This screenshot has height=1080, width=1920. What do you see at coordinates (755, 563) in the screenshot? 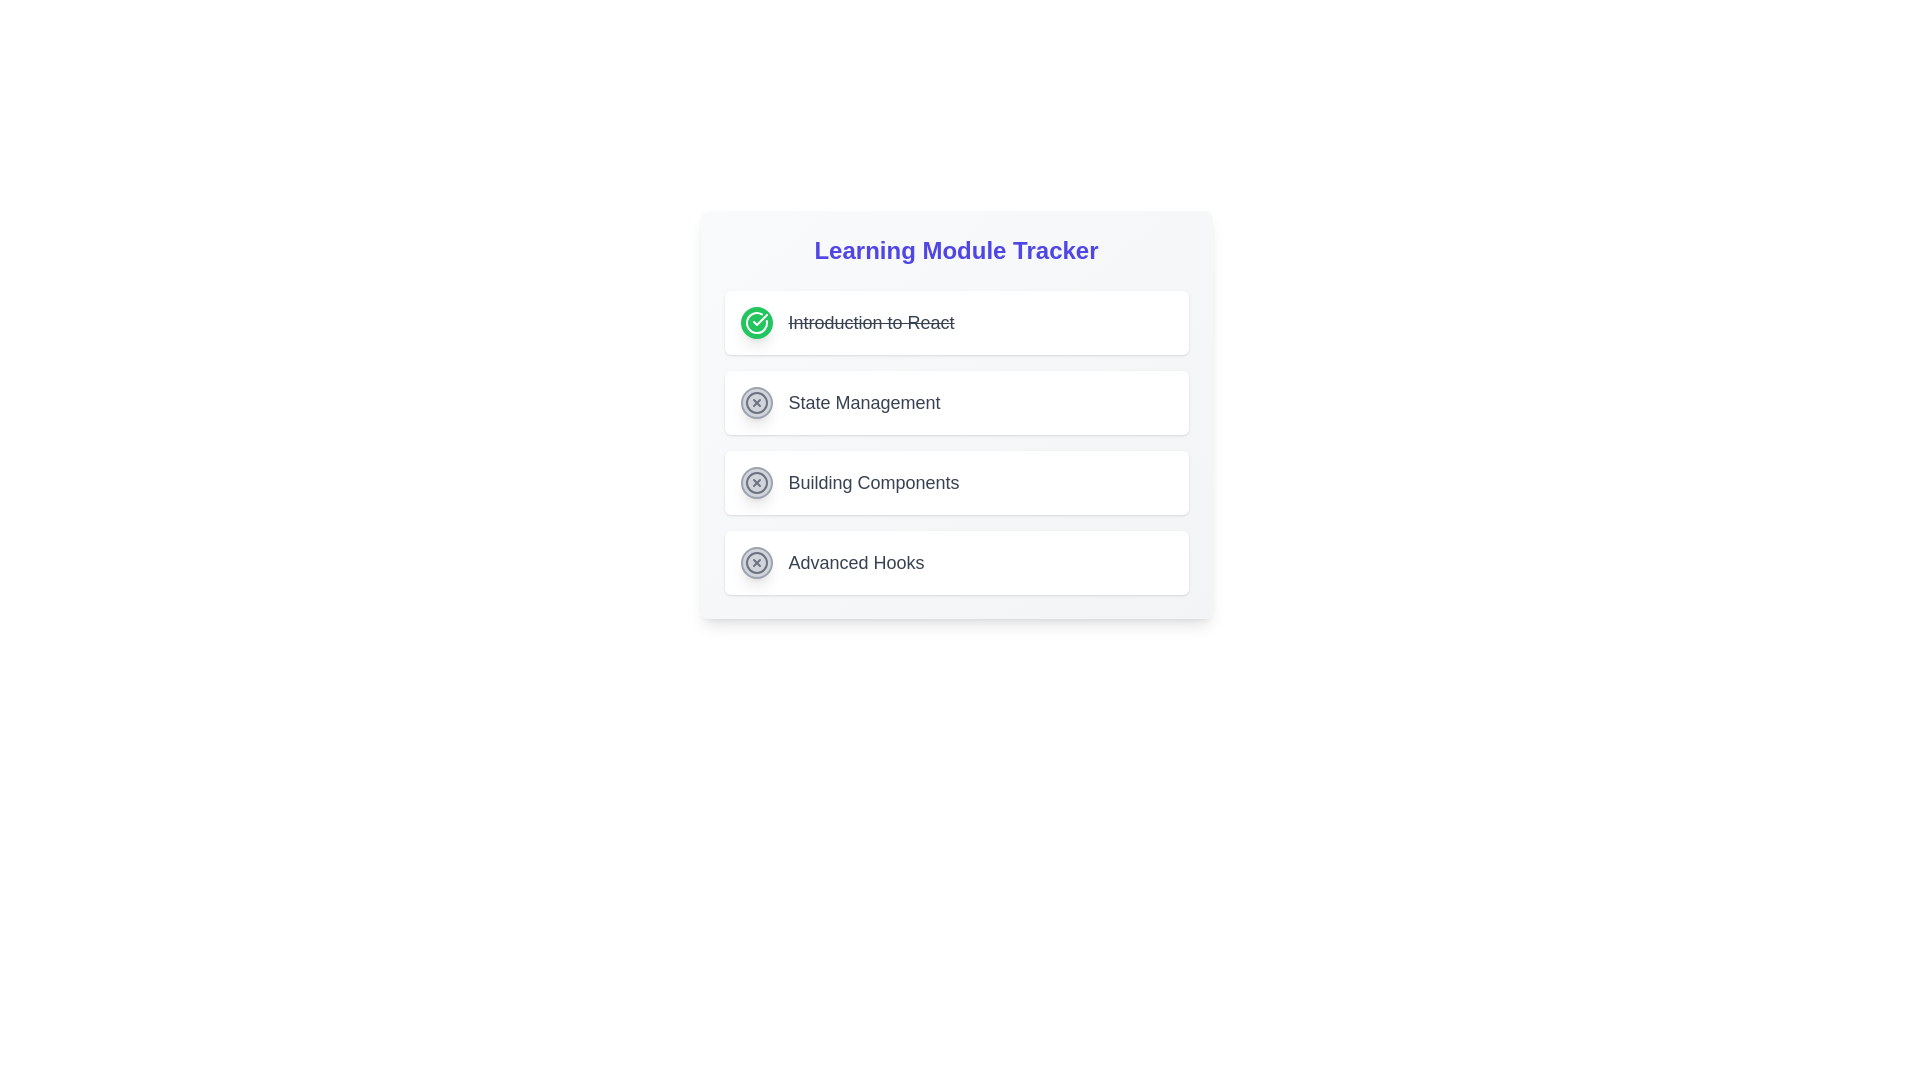
I see `the Circular SVG element that serves as a visual cue for the 'not completed' status of the 'Advanced Hooks' module in the fourth row of the list` at bounding box center [755, 563].